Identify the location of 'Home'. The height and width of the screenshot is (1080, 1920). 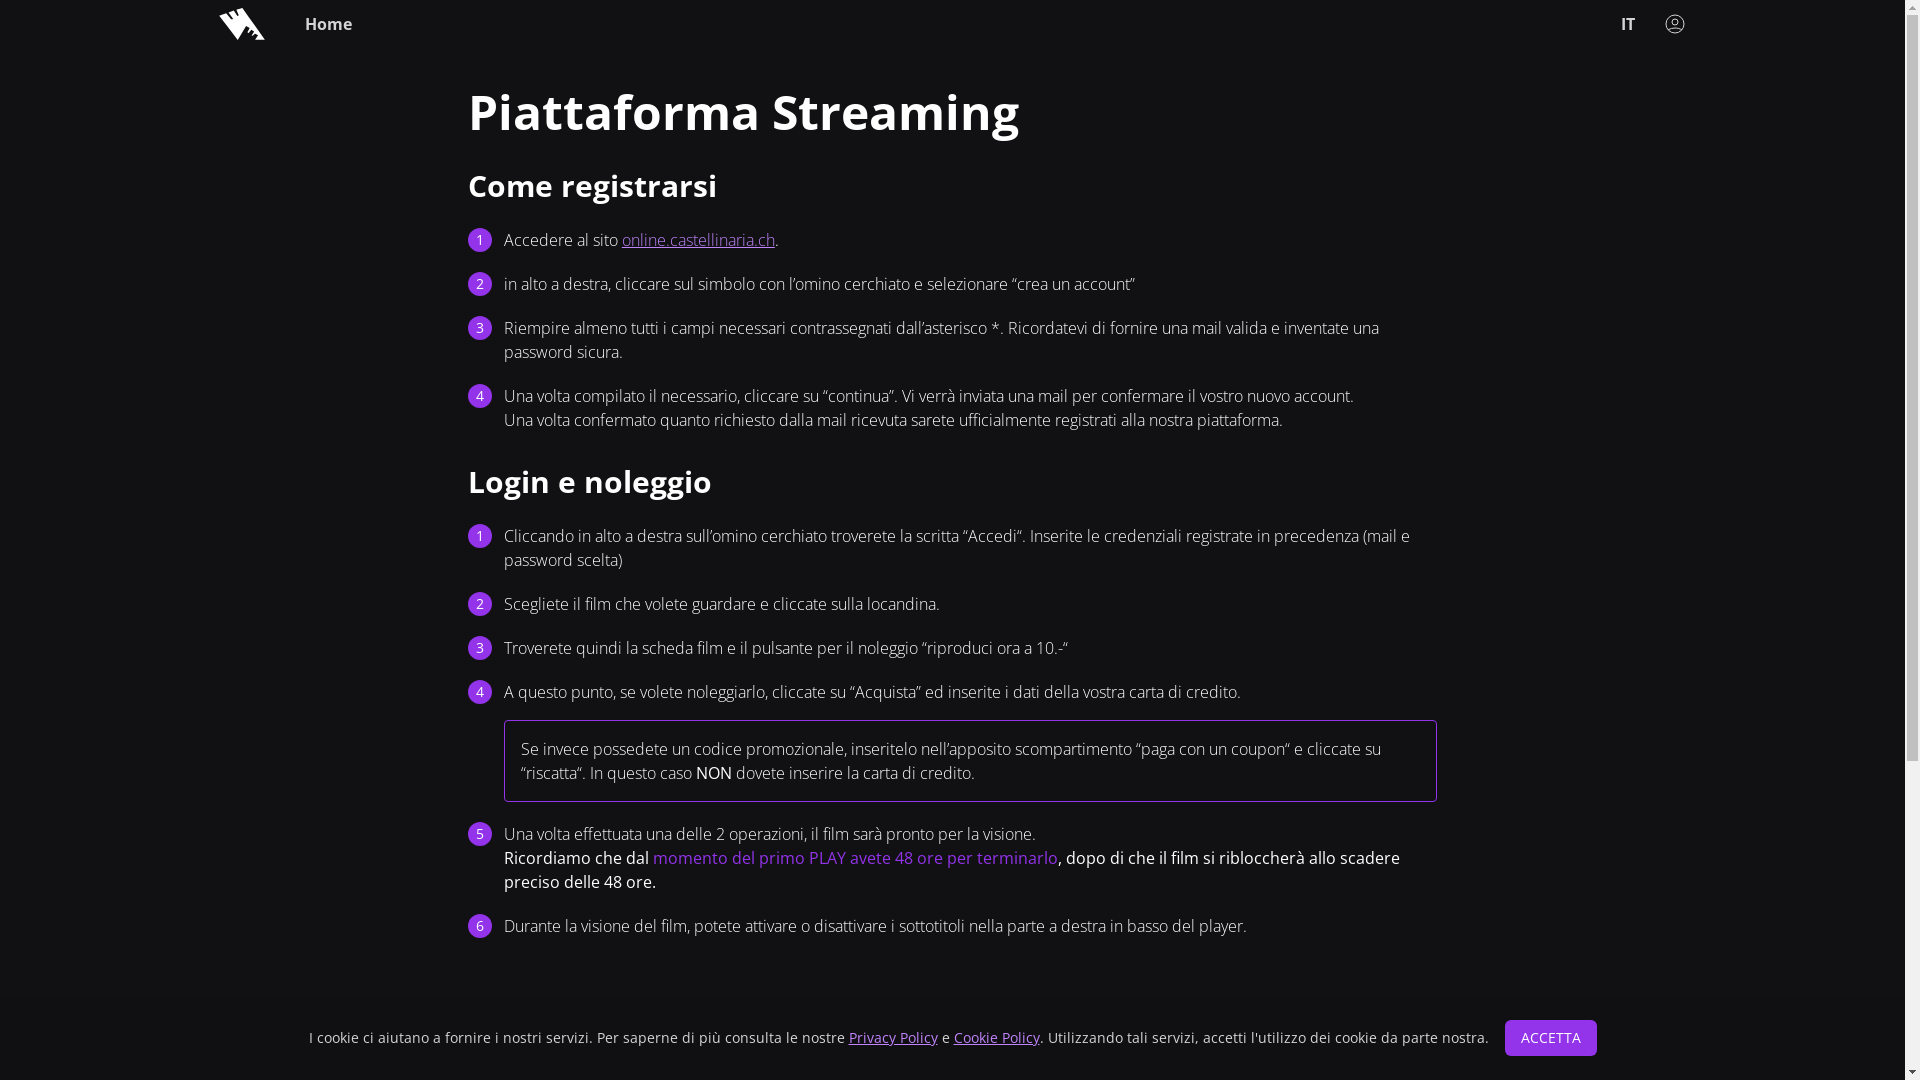
(327, 23).